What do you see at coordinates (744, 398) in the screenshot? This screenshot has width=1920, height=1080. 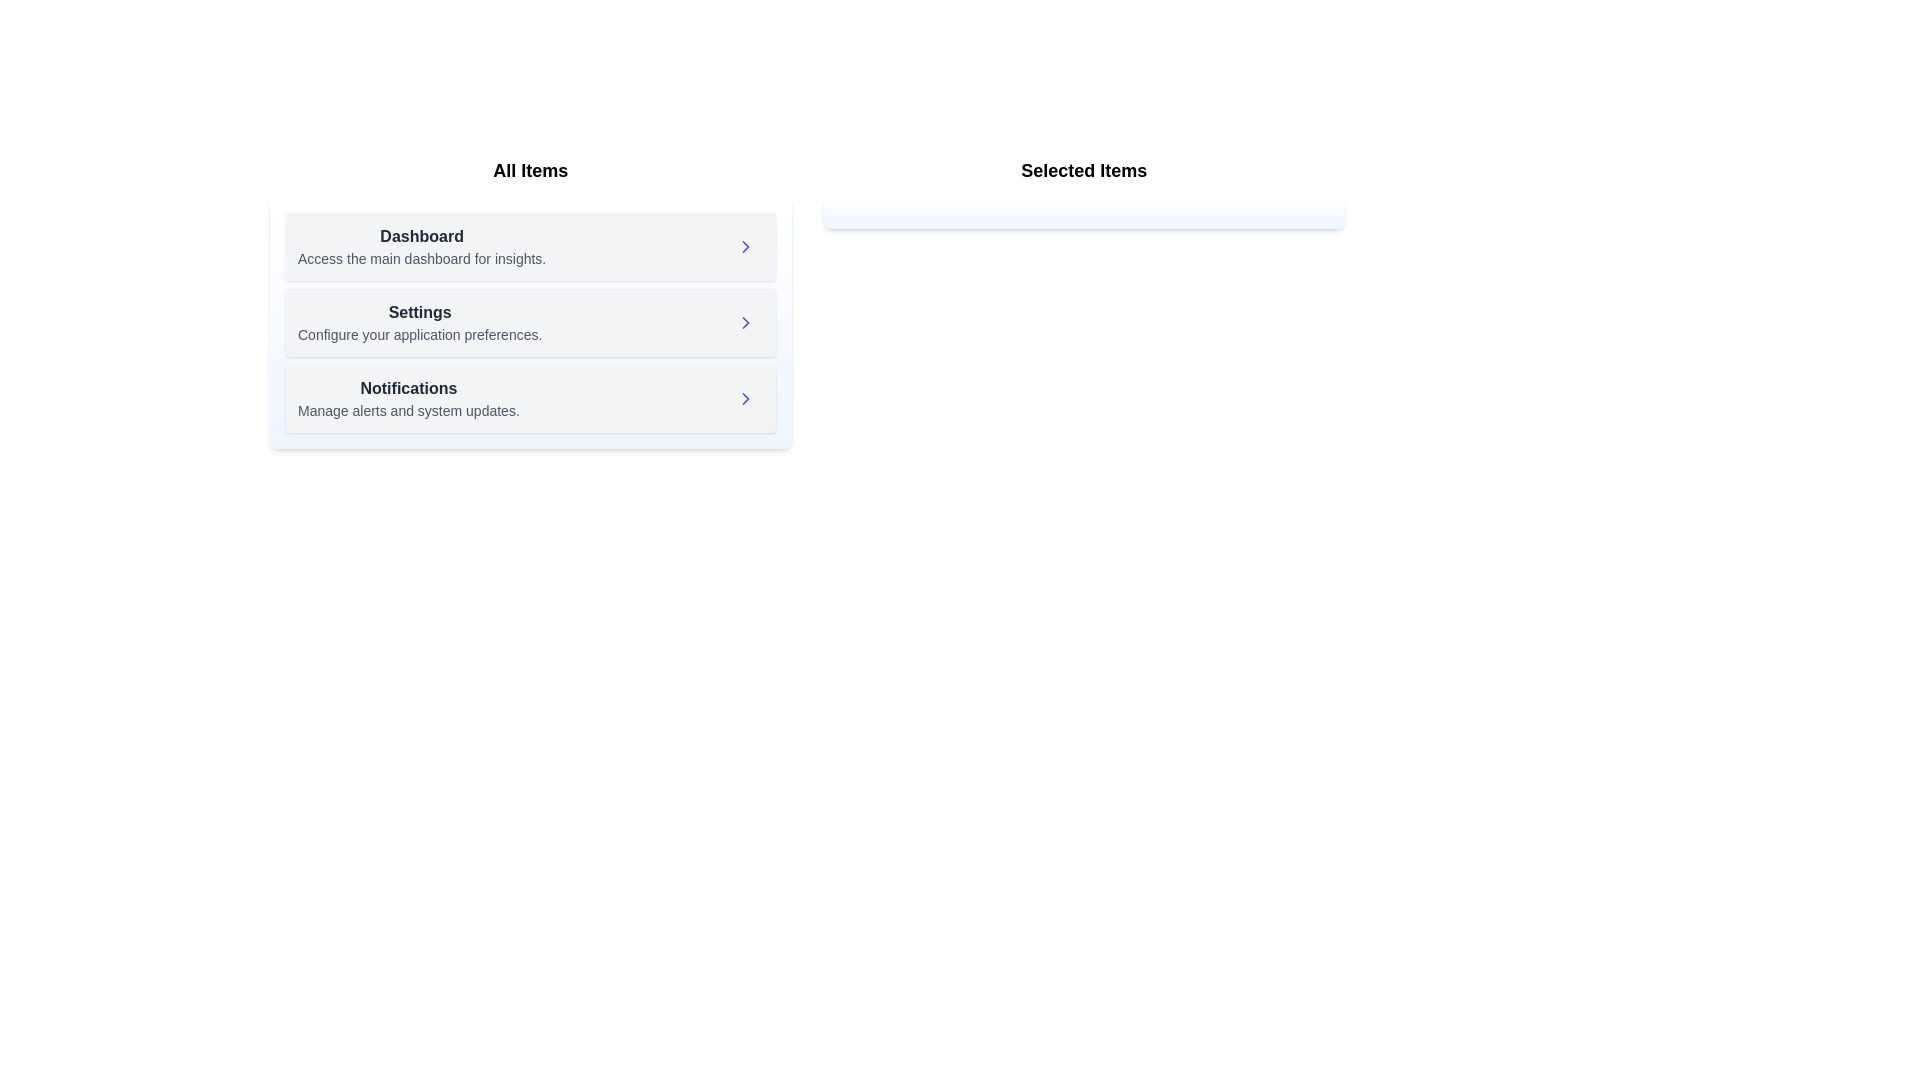 I see `right arrow next to the item 'Notifications' in the available items list to move it to the selected items list` at bounding box center [744, 398].